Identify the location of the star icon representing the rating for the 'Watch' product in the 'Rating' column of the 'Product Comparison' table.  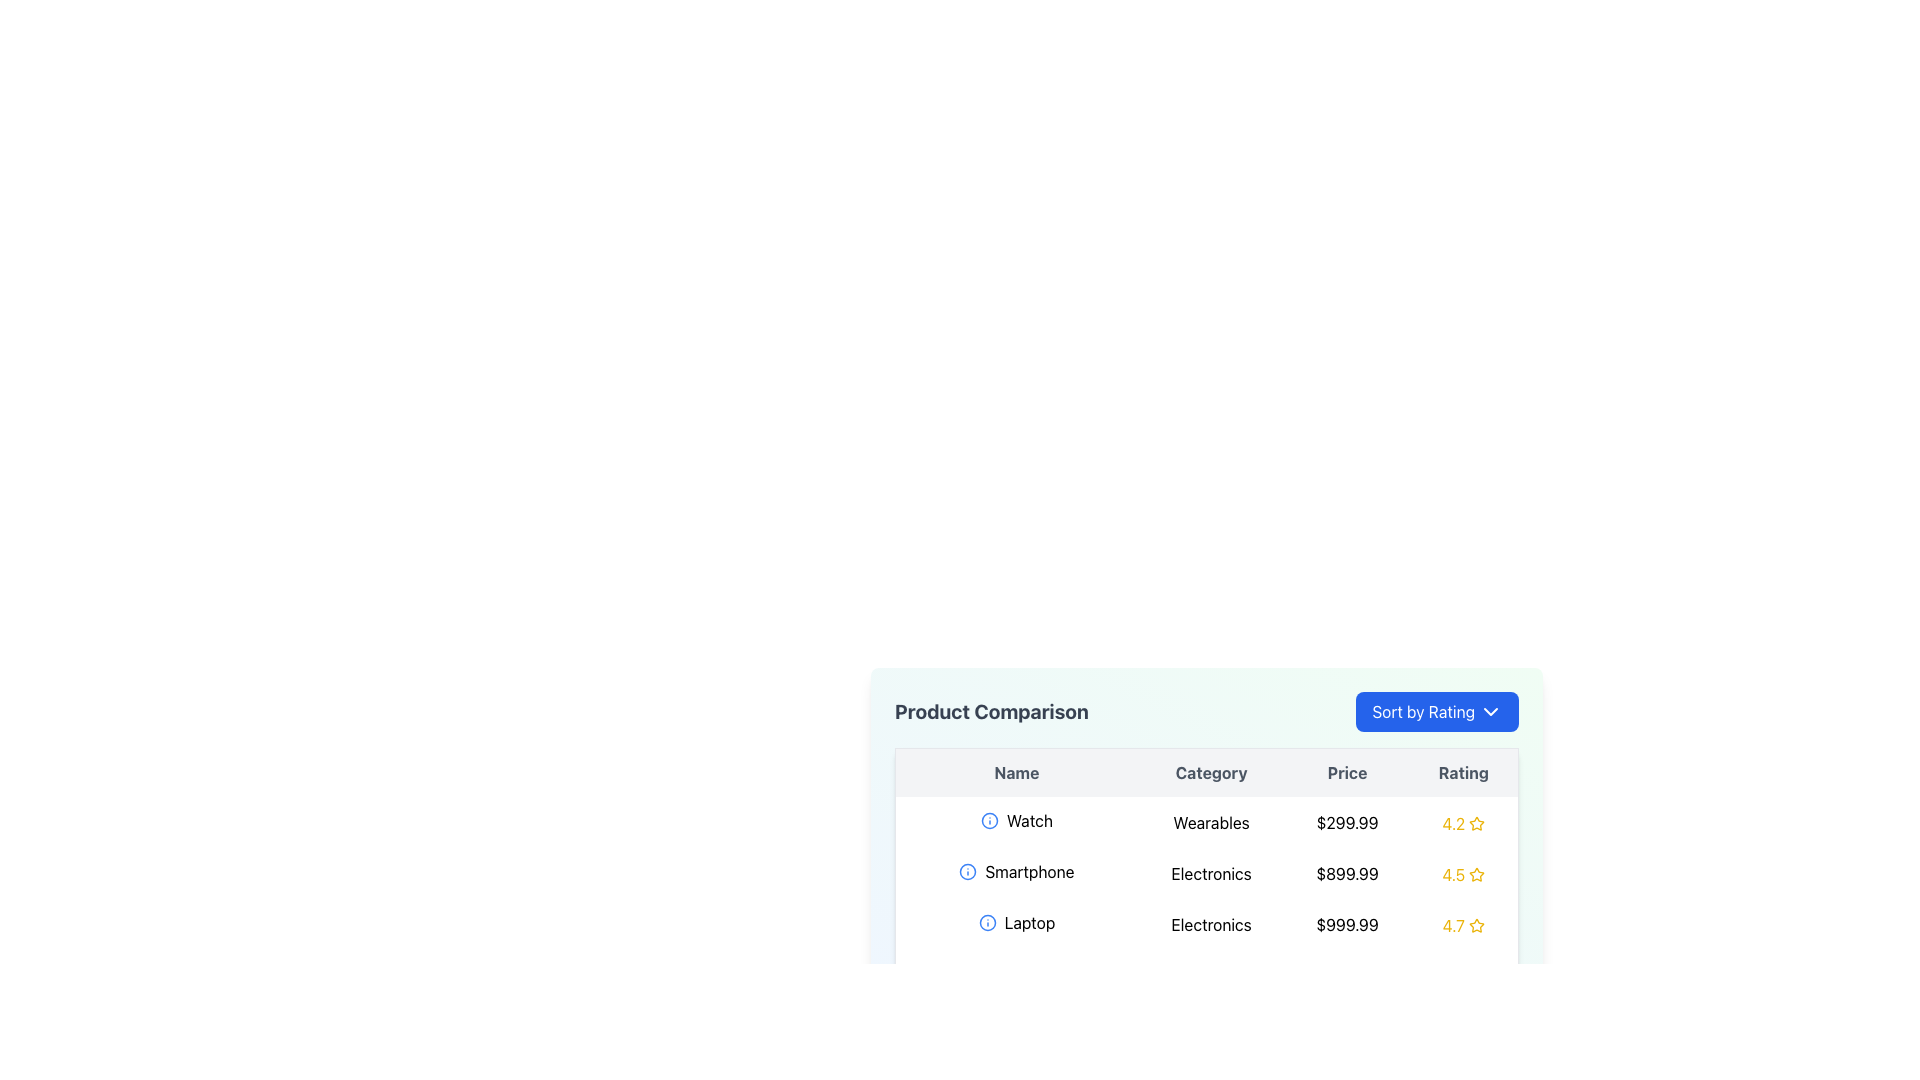
(1477, 822).